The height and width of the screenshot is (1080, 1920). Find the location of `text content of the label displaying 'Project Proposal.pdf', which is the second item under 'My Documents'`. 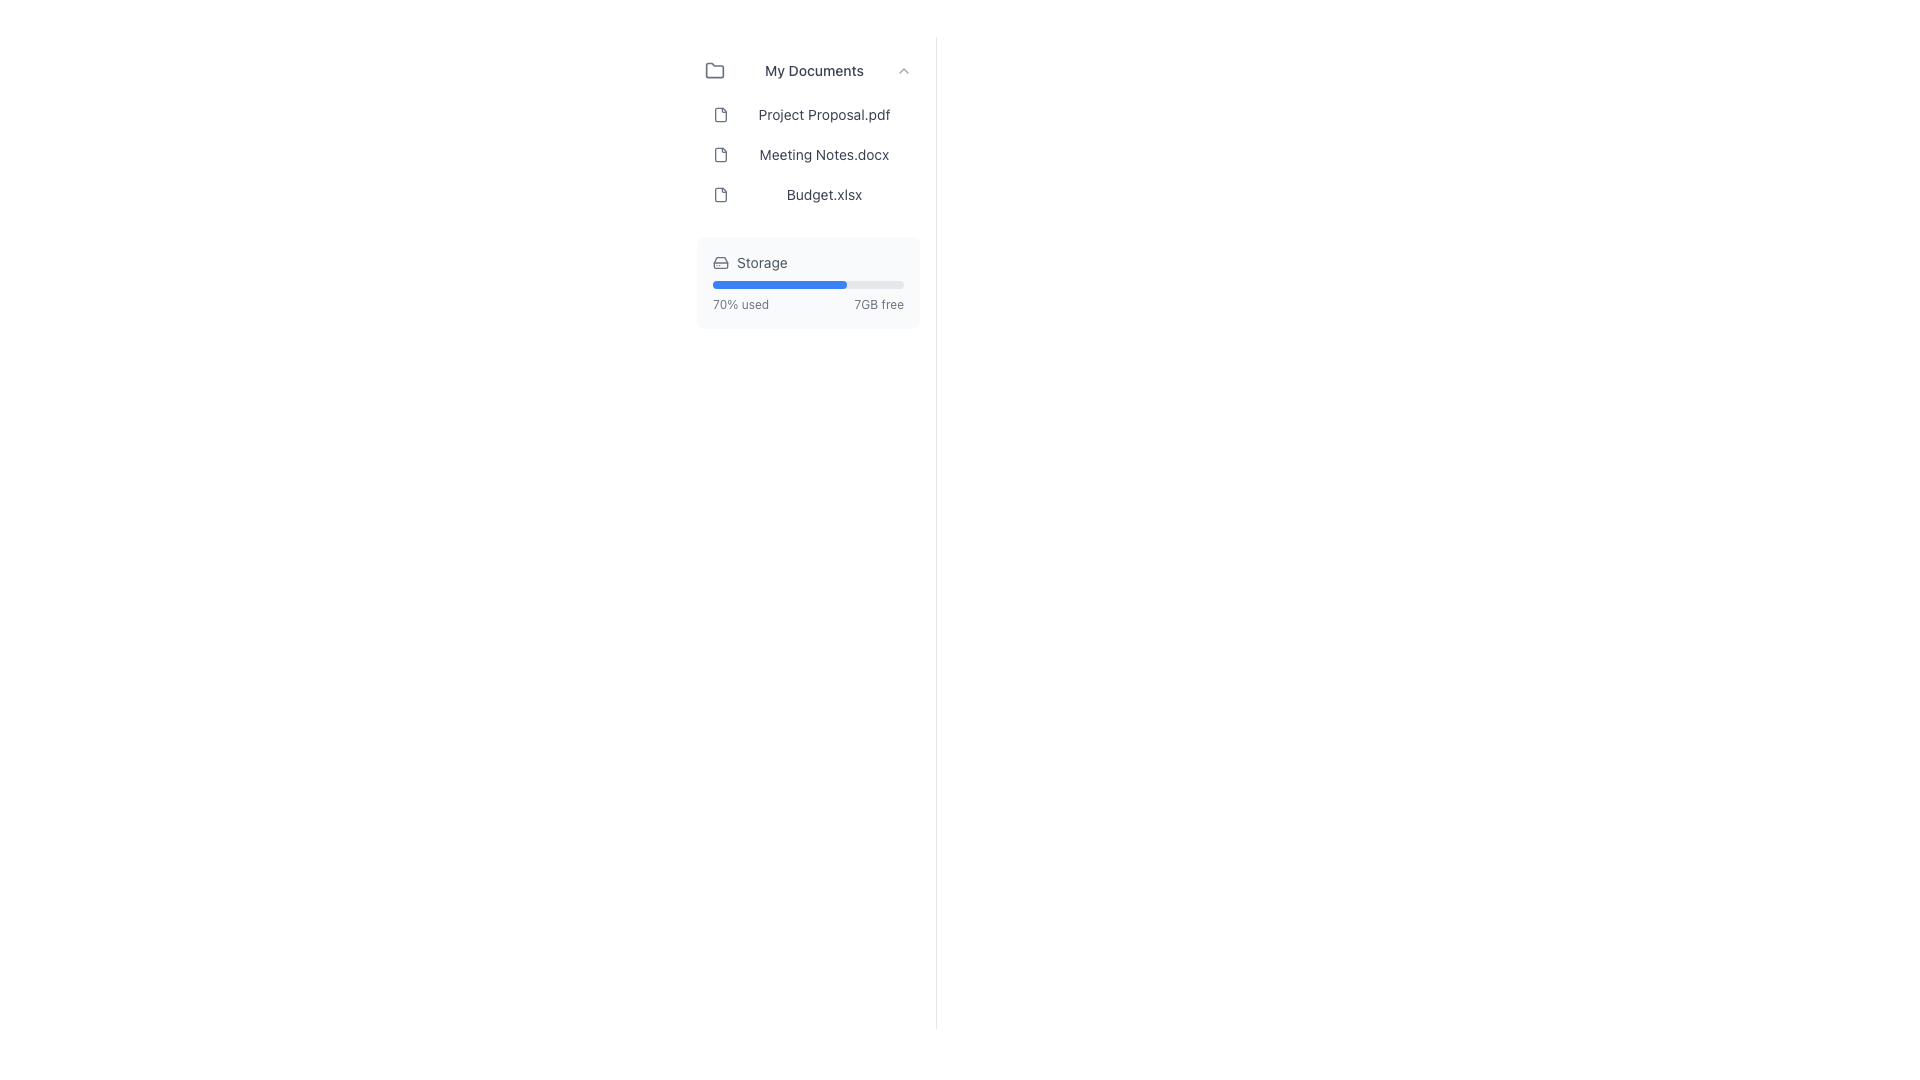

text content of the label displaying 'Project Proposal.pdf', which is the second item under 'My Documents' is located at coordinates (824, 115).